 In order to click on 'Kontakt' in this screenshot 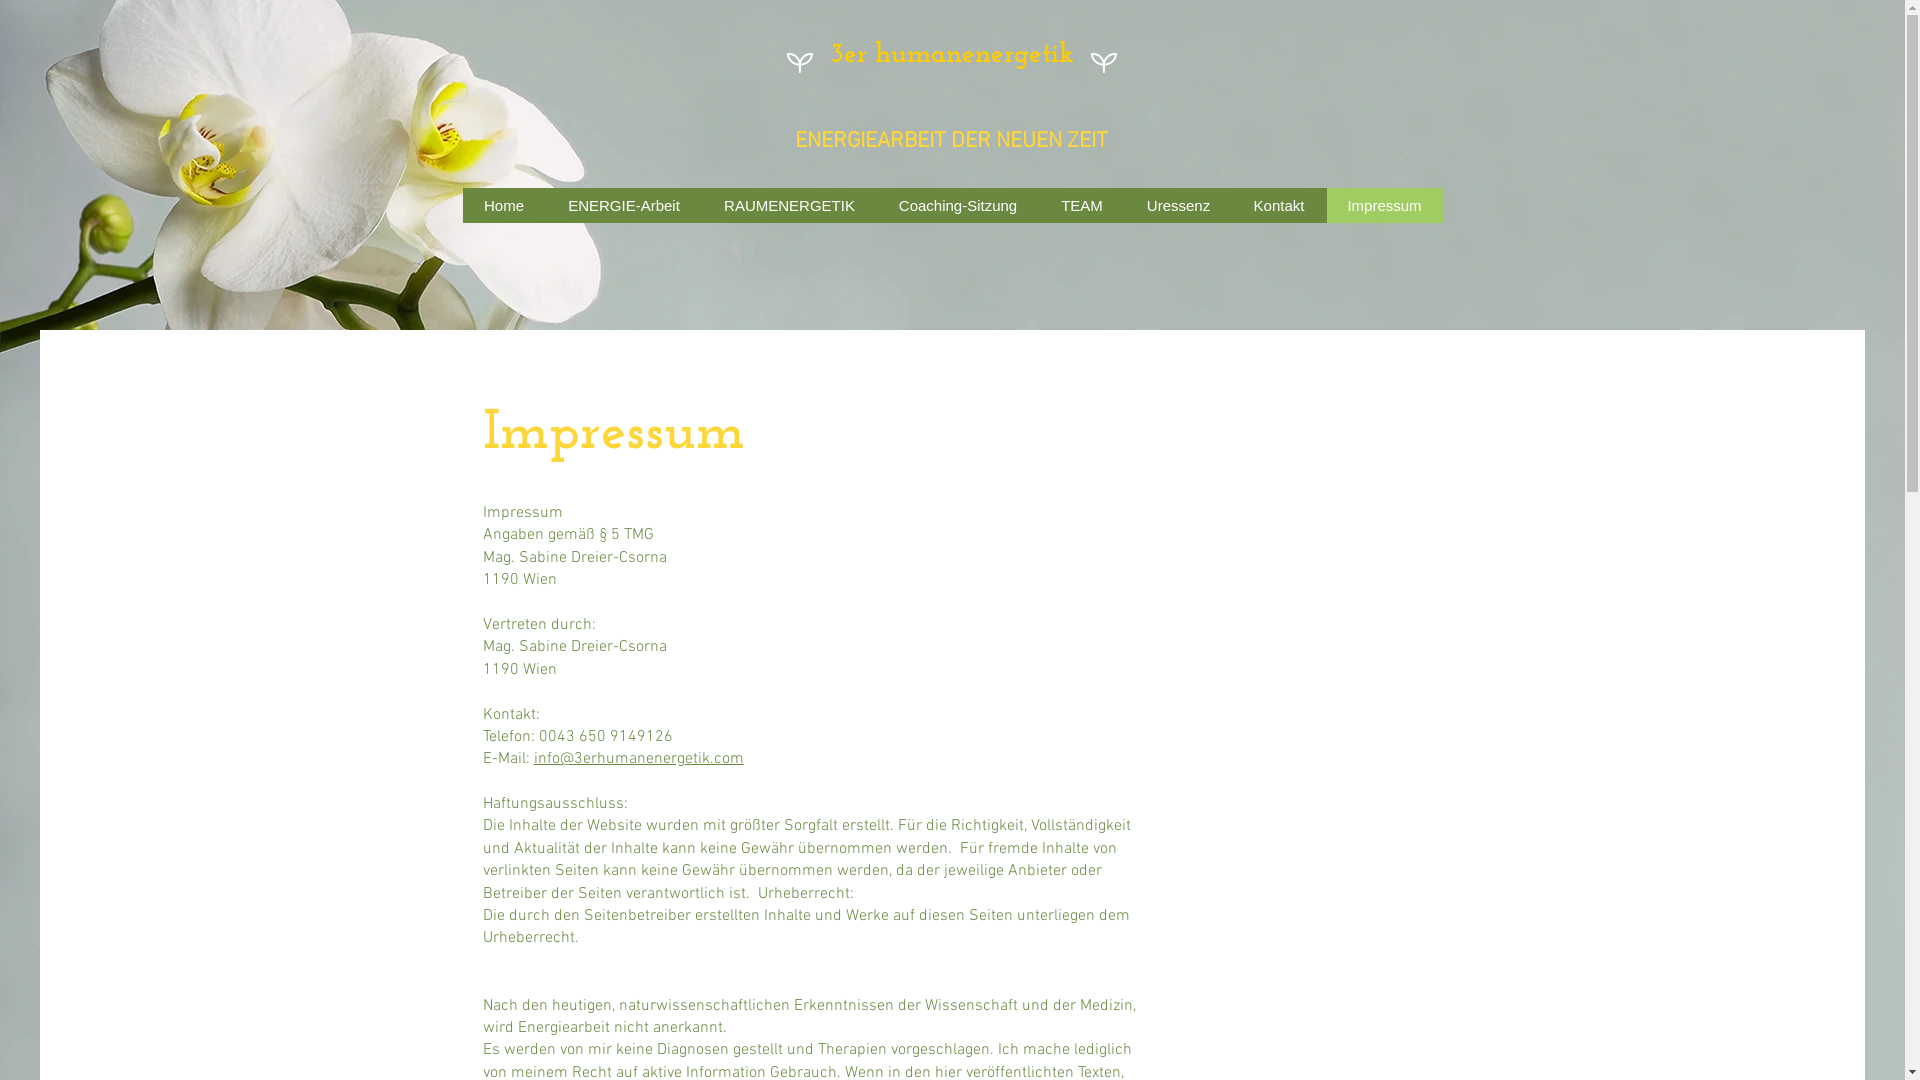, I will do `click(1277, 205)`.